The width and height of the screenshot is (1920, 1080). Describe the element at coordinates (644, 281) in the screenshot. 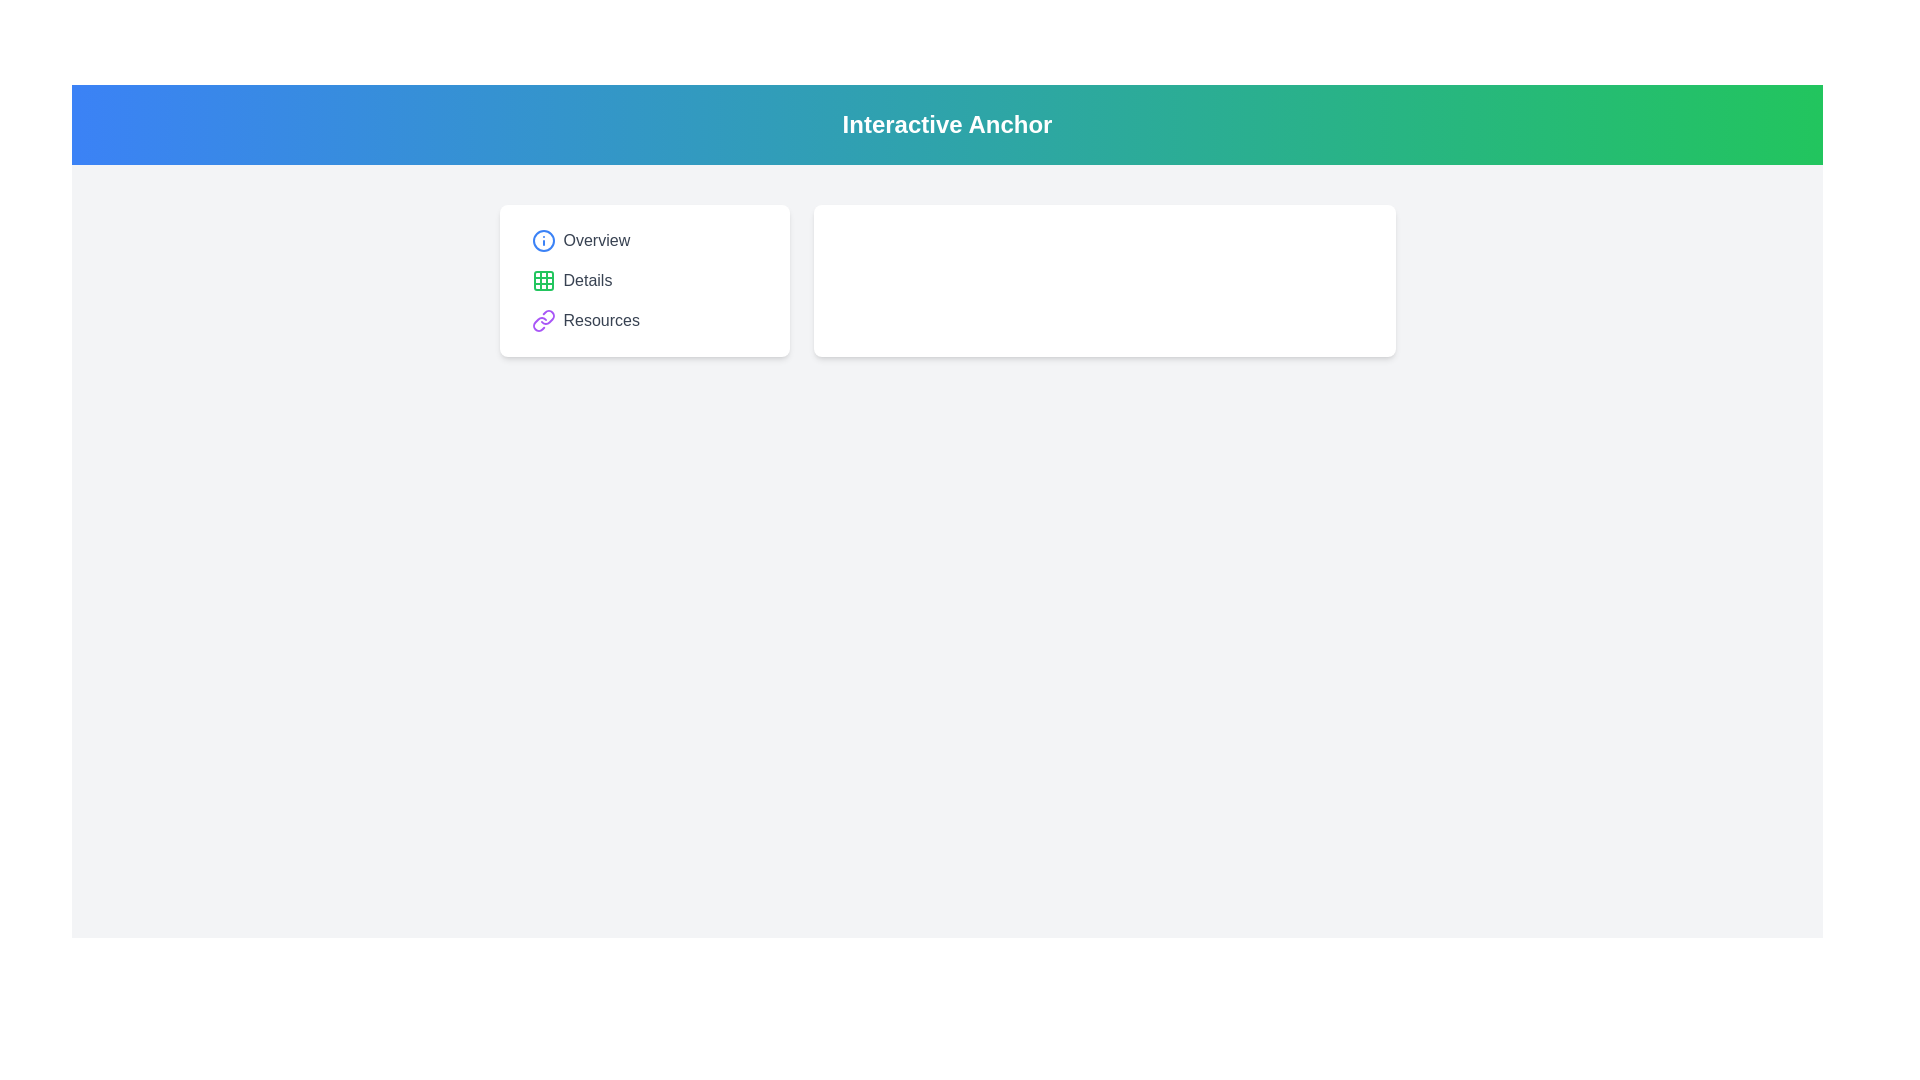

I see `the interactive button located as the second option in a vertical list, which activates the detailed view associated with the 'Details' section` at that location.